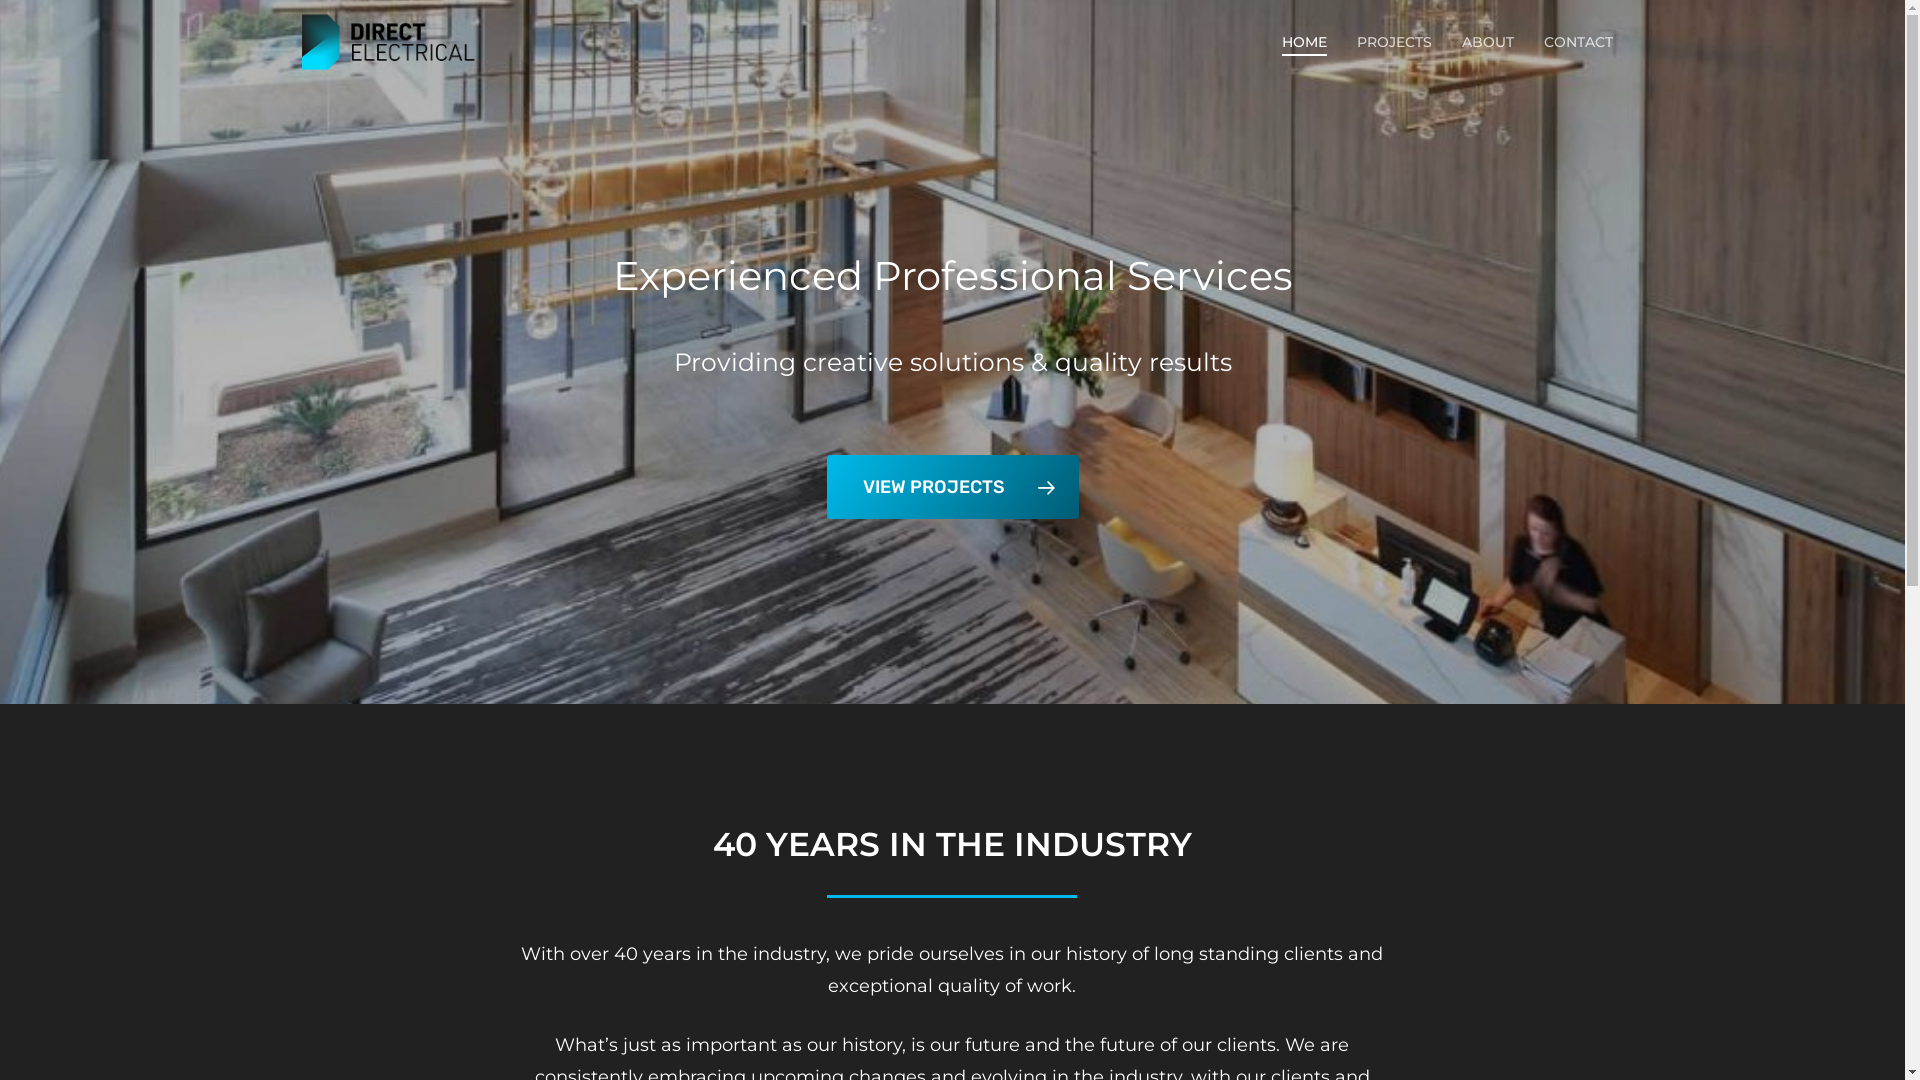 Image resolution: width=1920 pixels, height=1080 pixels. I want to click on 'PROJECTS', so click(1356, 42).